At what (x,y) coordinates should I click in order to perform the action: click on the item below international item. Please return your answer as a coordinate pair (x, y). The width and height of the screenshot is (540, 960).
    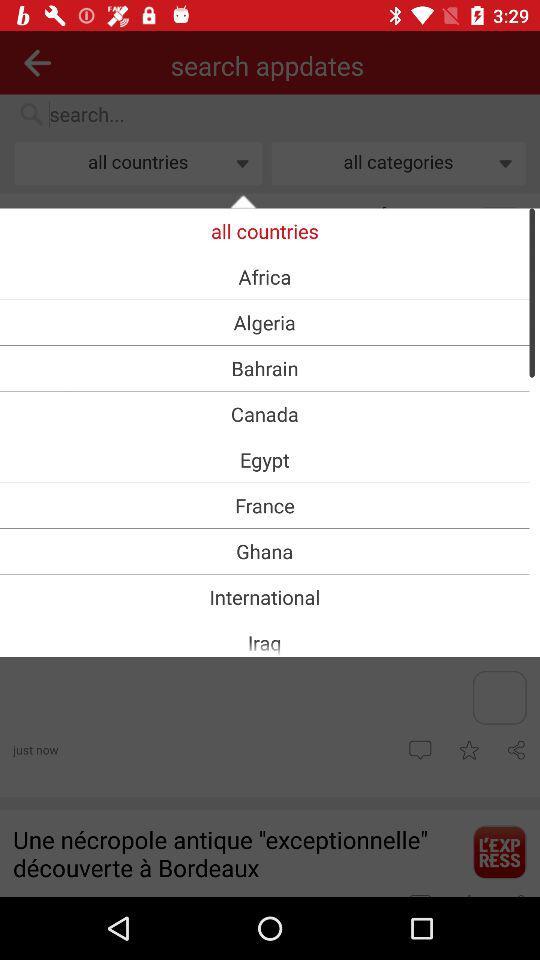
    Looking at the image, I should click on (264, 641).